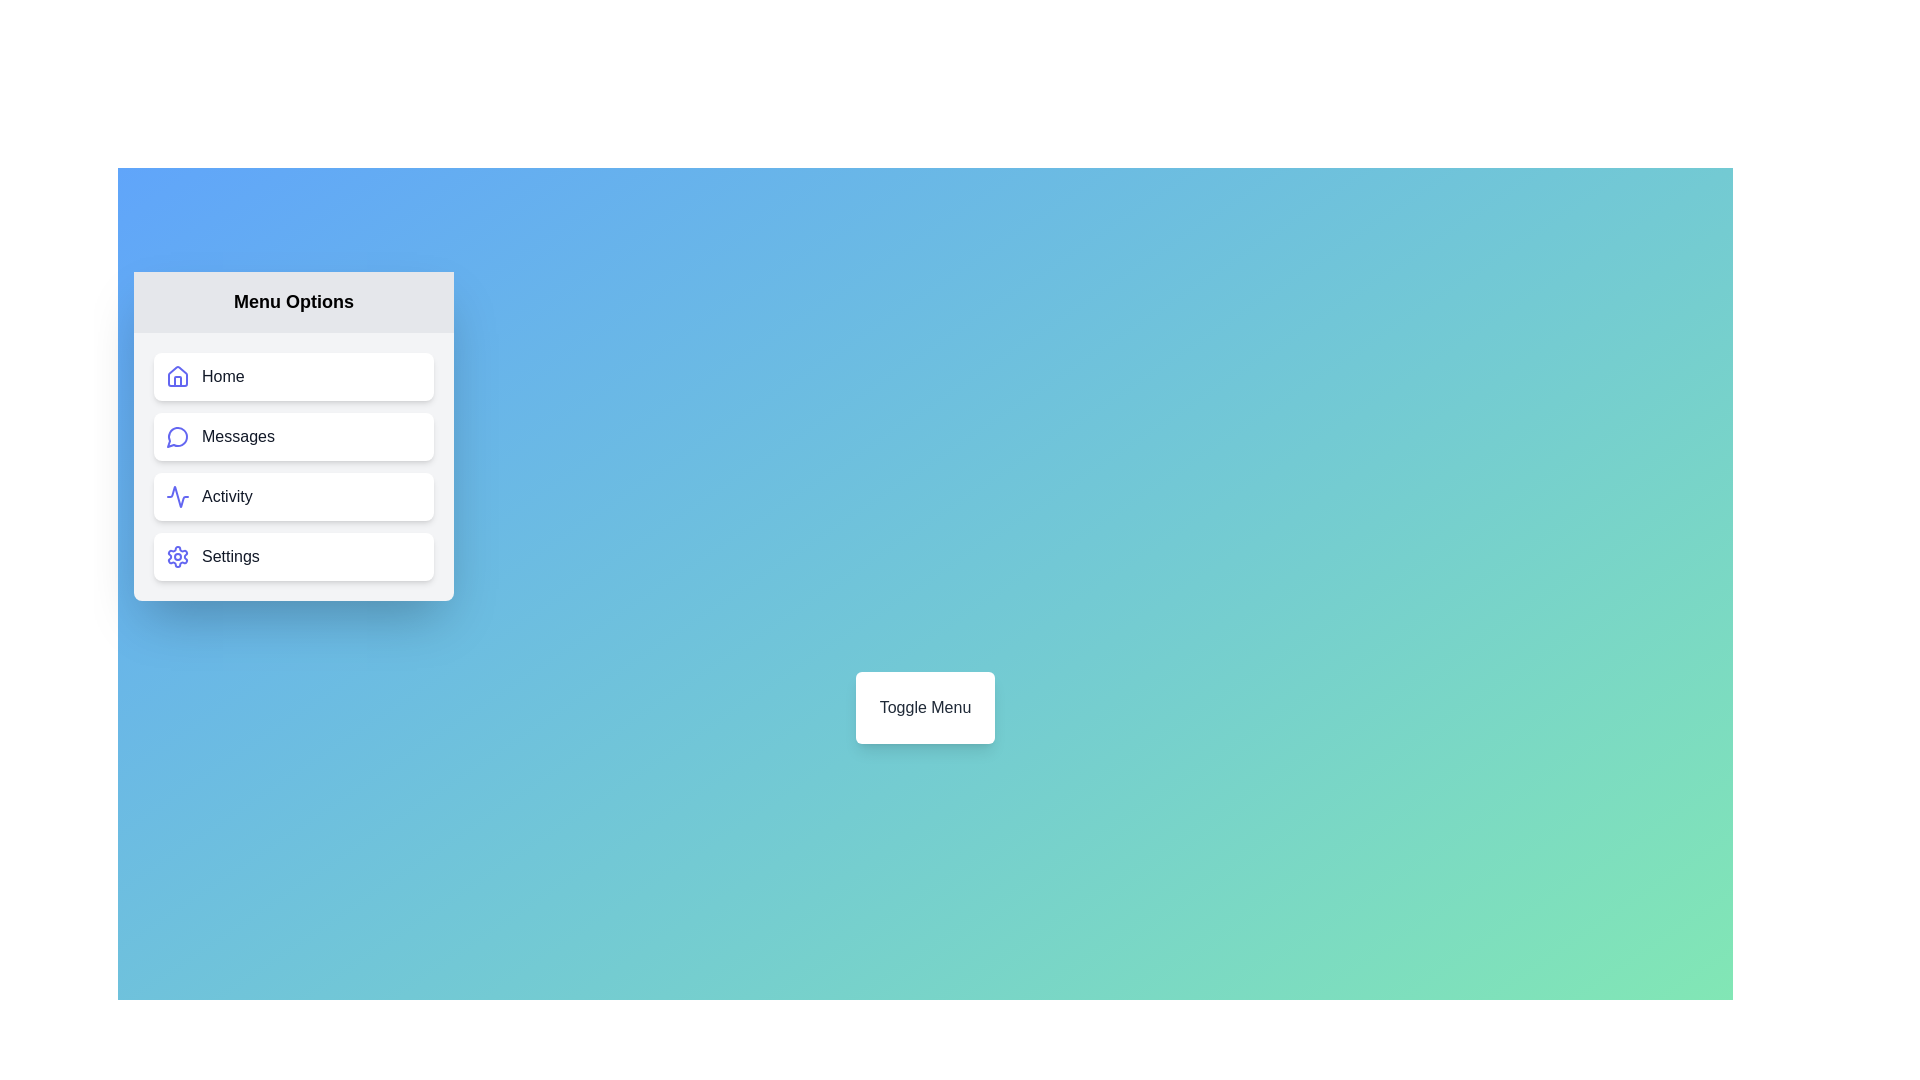 This screenshot has width=1920, height=1080. What do you see at coordinates (292, 496) in the screenshot?
I see `the menu item labeled Activity to observe its hover effect` at bounding box center [292, 496].